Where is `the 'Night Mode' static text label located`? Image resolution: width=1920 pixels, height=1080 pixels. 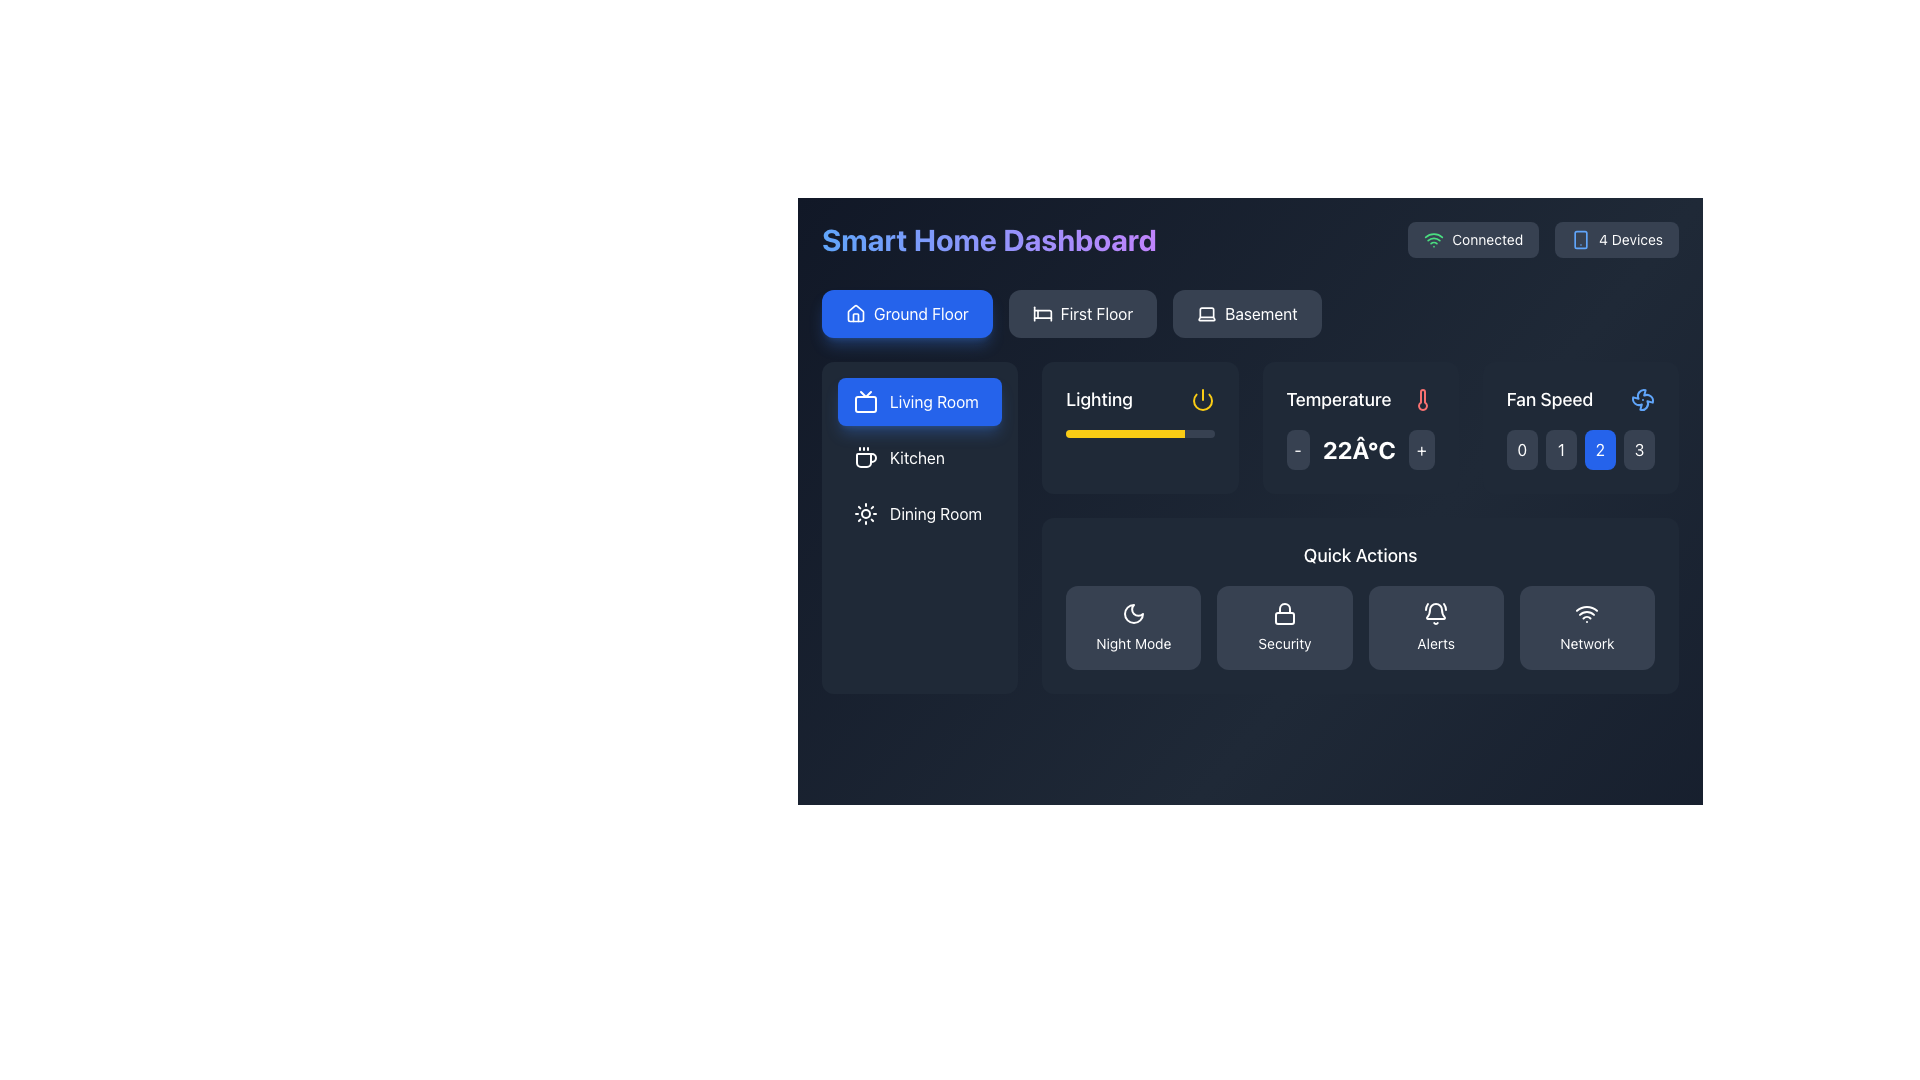
the 'Night Mode' static text label located is located at coordinates (1133, 644).